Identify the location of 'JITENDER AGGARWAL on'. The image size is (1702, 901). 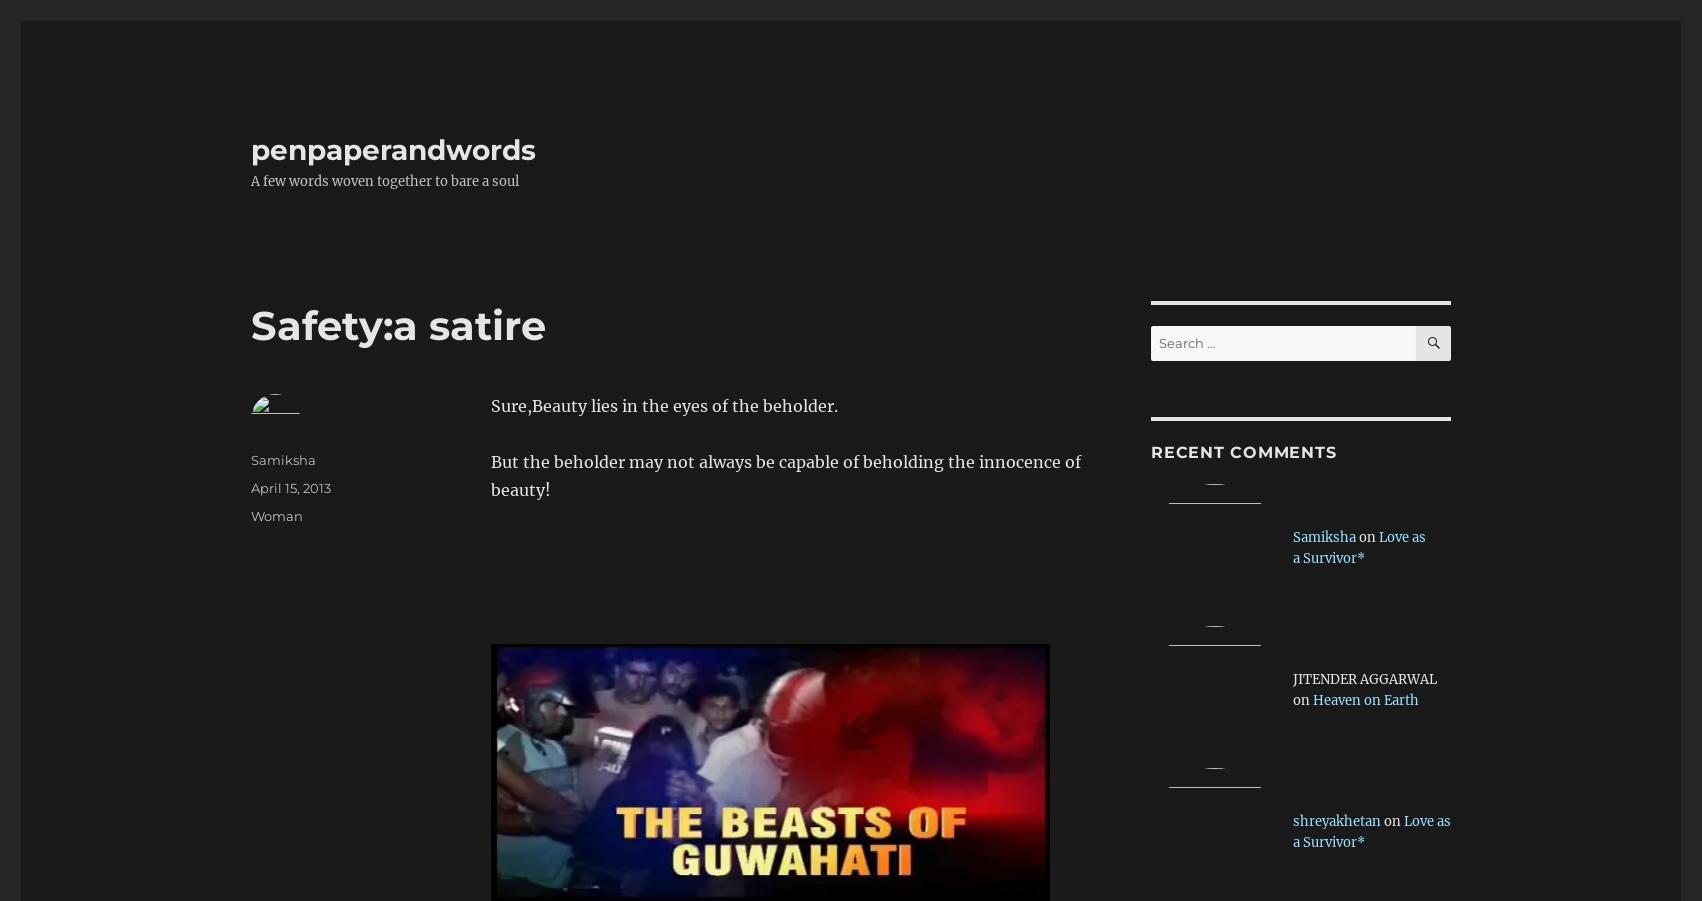
(1292, 689).